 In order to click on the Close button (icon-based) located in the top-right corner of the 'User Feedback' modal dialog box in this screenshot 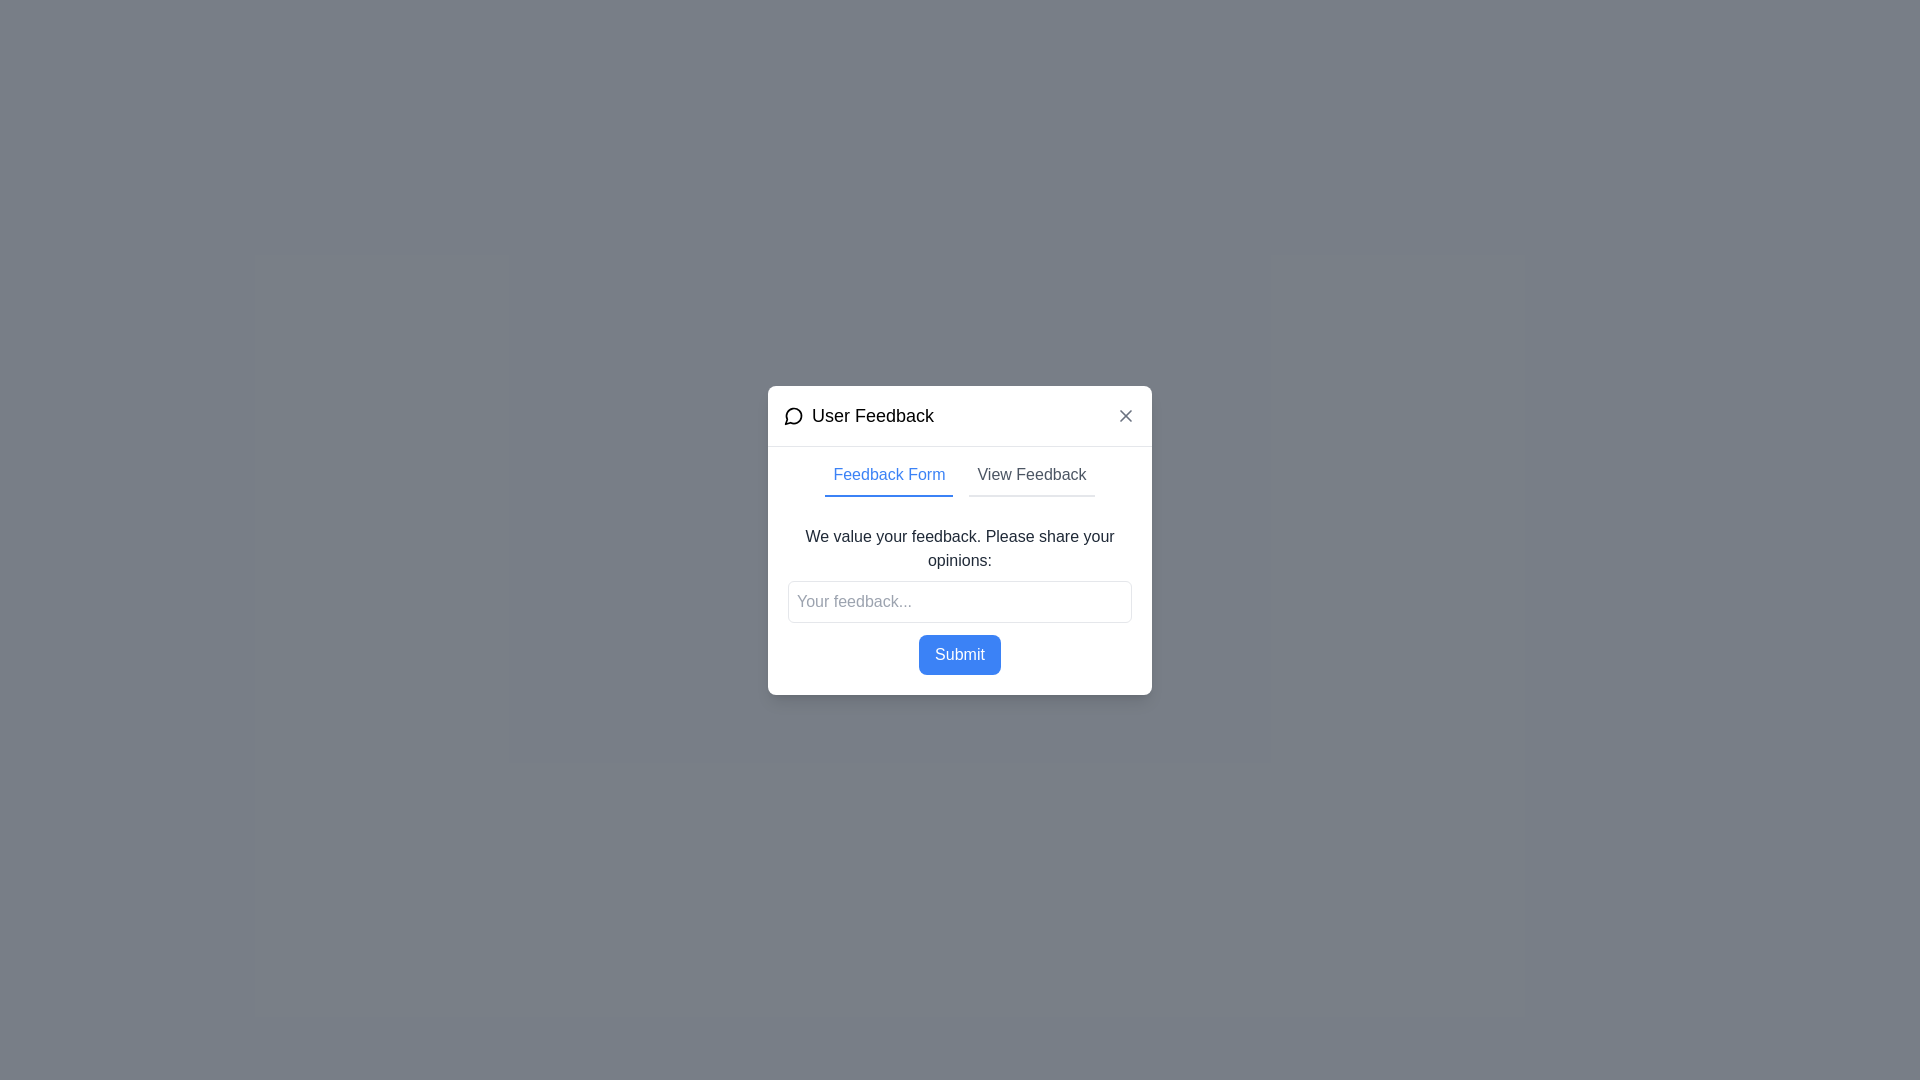, I will do `click(1126, 414)`.